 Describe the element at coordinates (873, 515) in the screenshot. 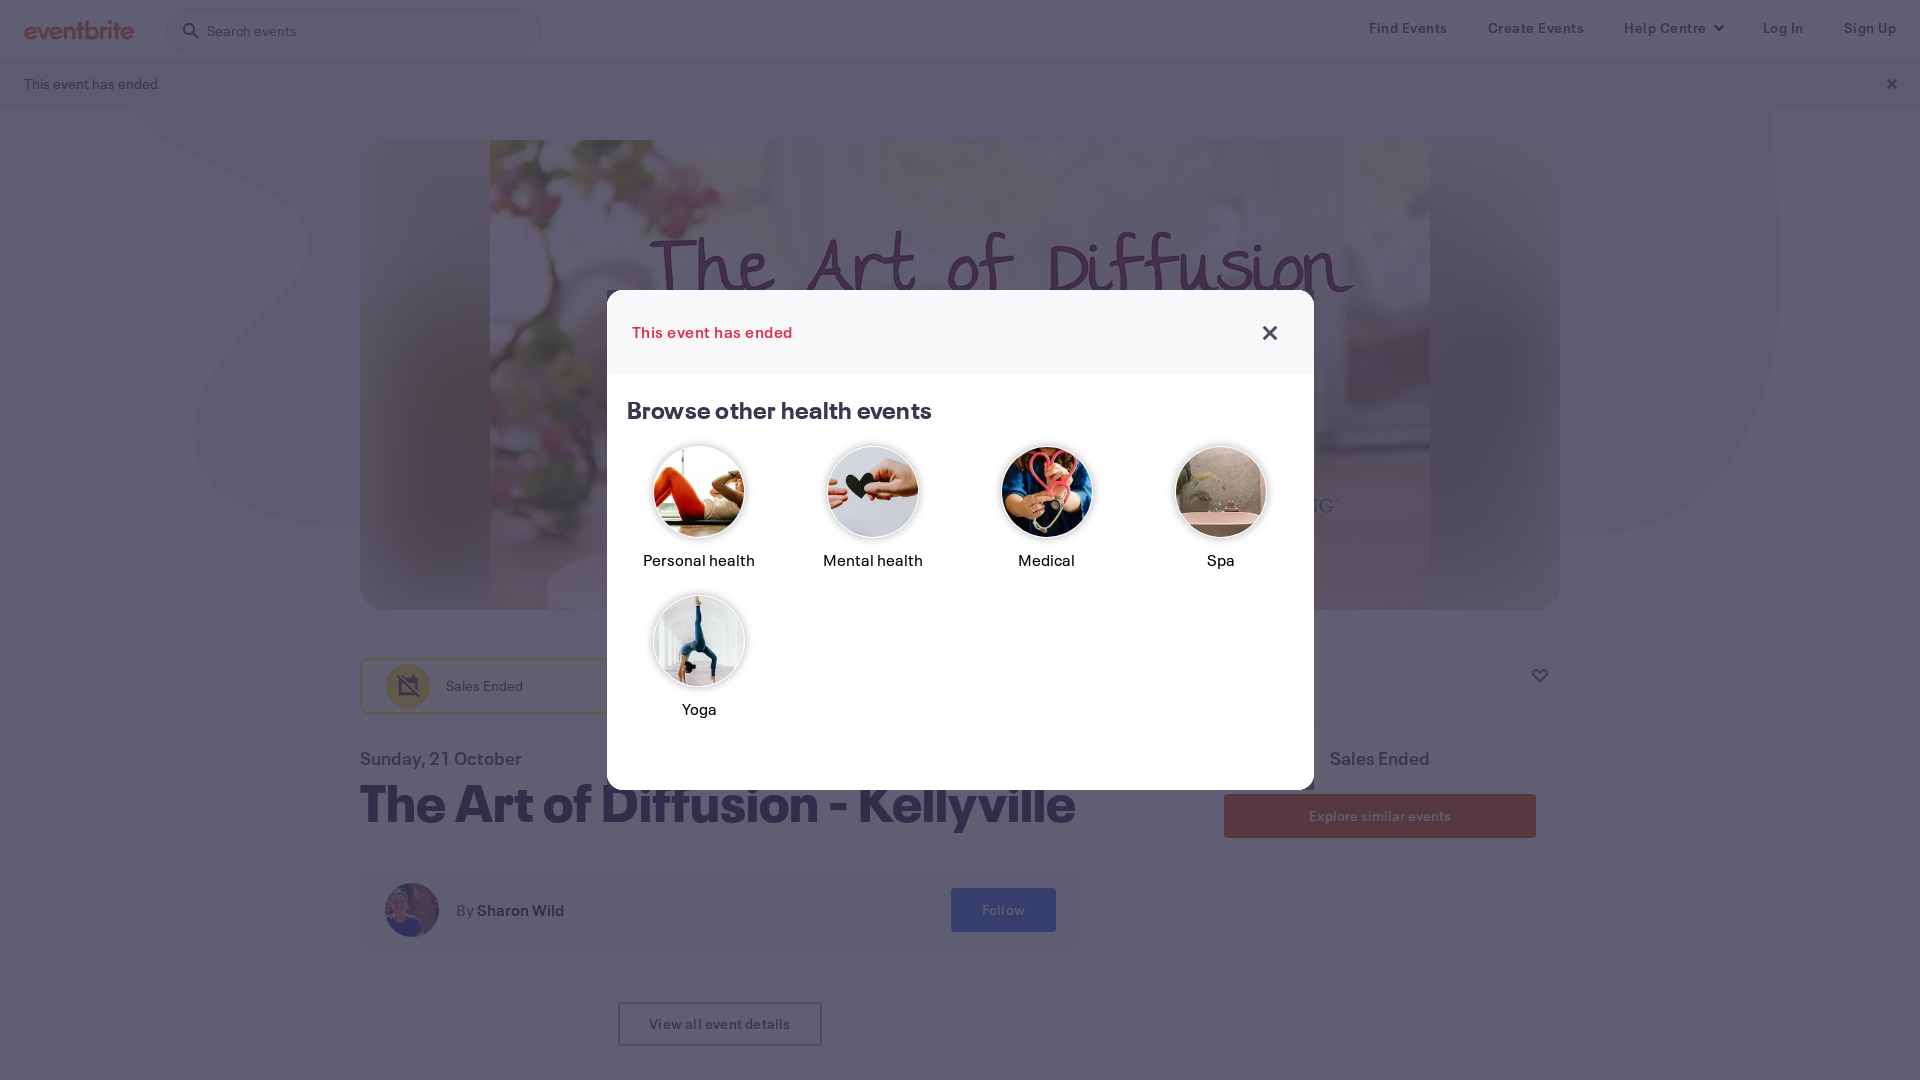

I see `'Mental health'` at that location.